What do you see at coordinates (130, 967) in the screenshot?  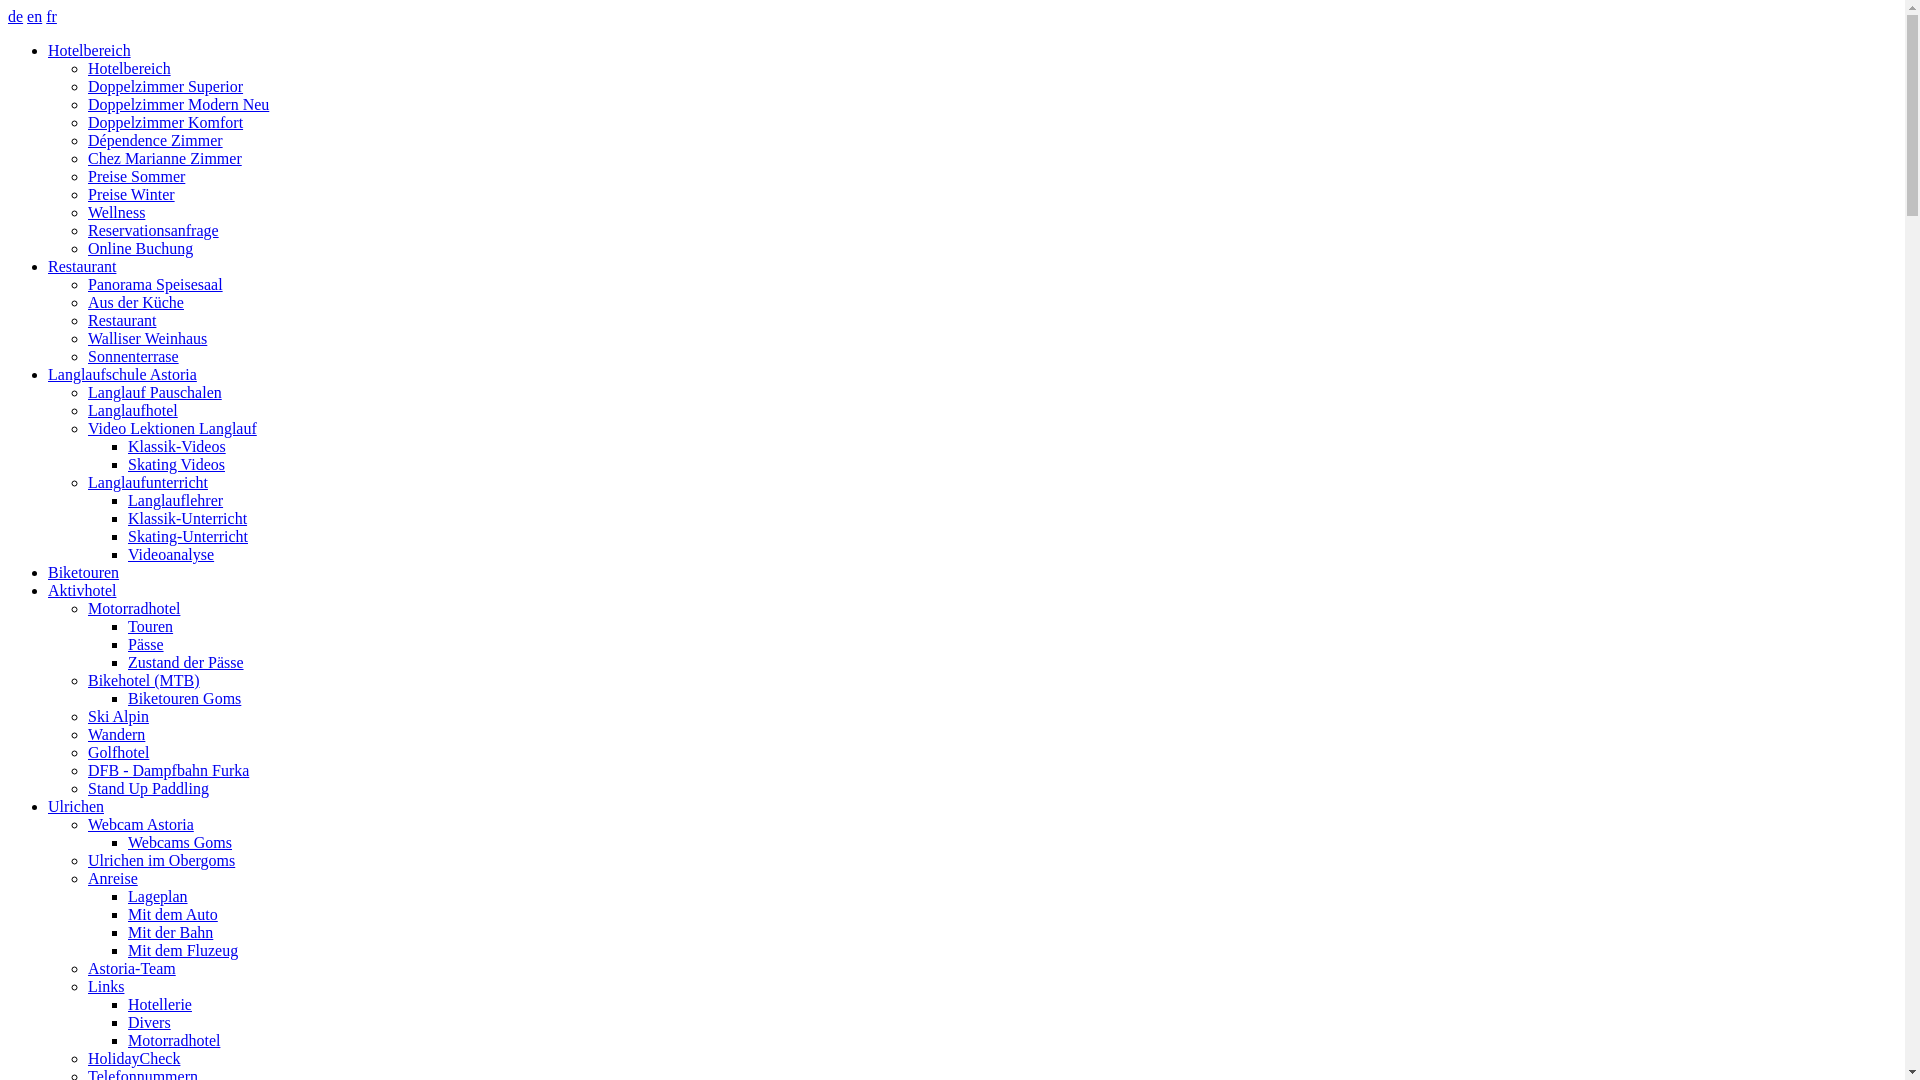 I see `'Astoria-Team'` at bounding box center [130, 967].